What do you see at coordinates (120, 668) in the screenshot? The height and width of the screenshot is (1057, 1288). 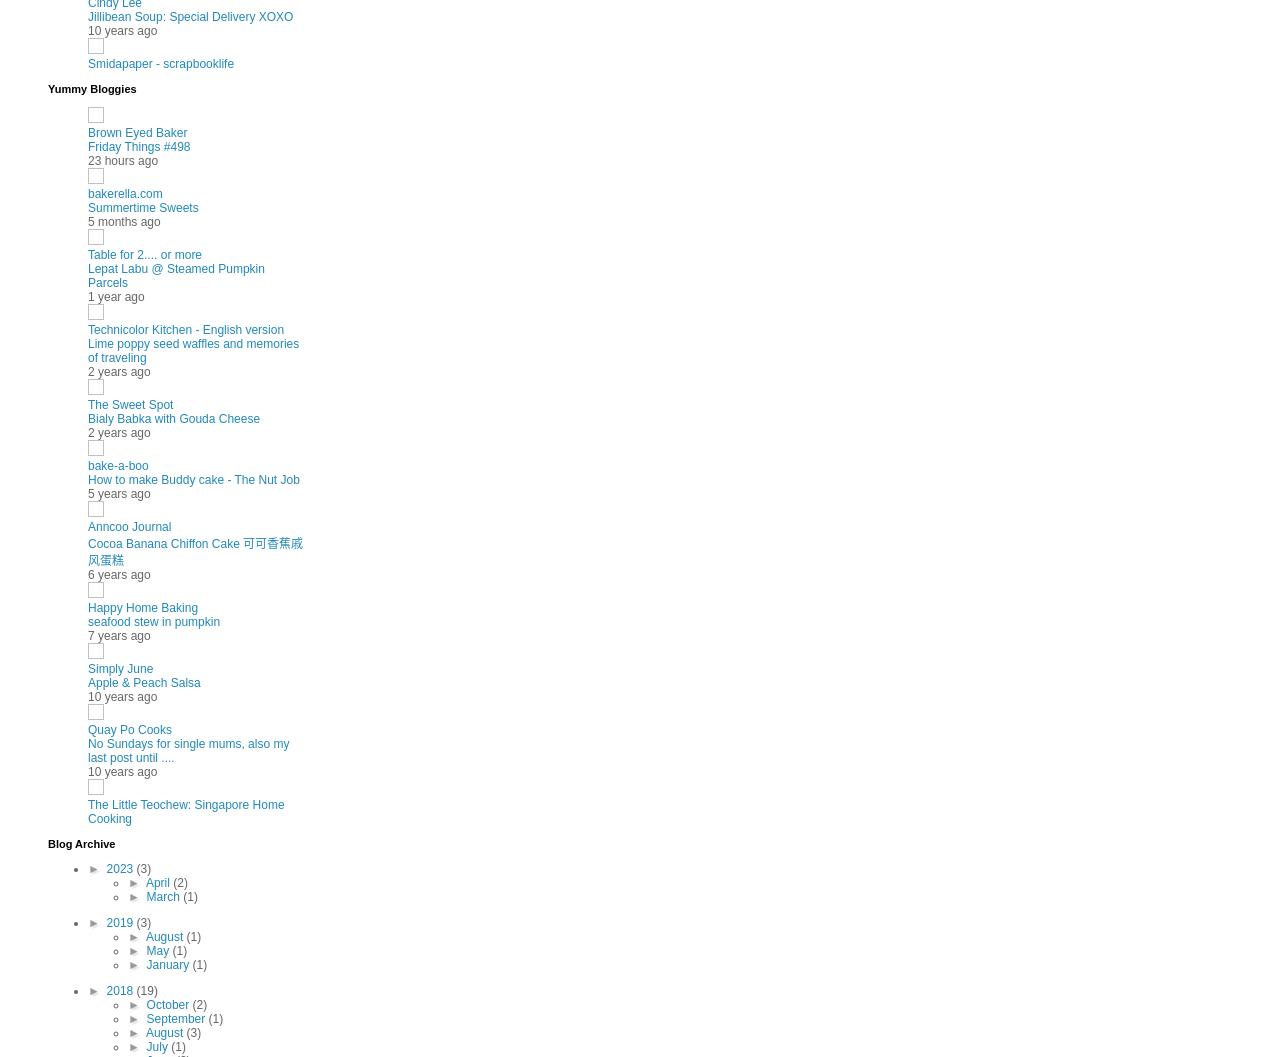 I see `'Simply June'` at bounding box center [120, 668].